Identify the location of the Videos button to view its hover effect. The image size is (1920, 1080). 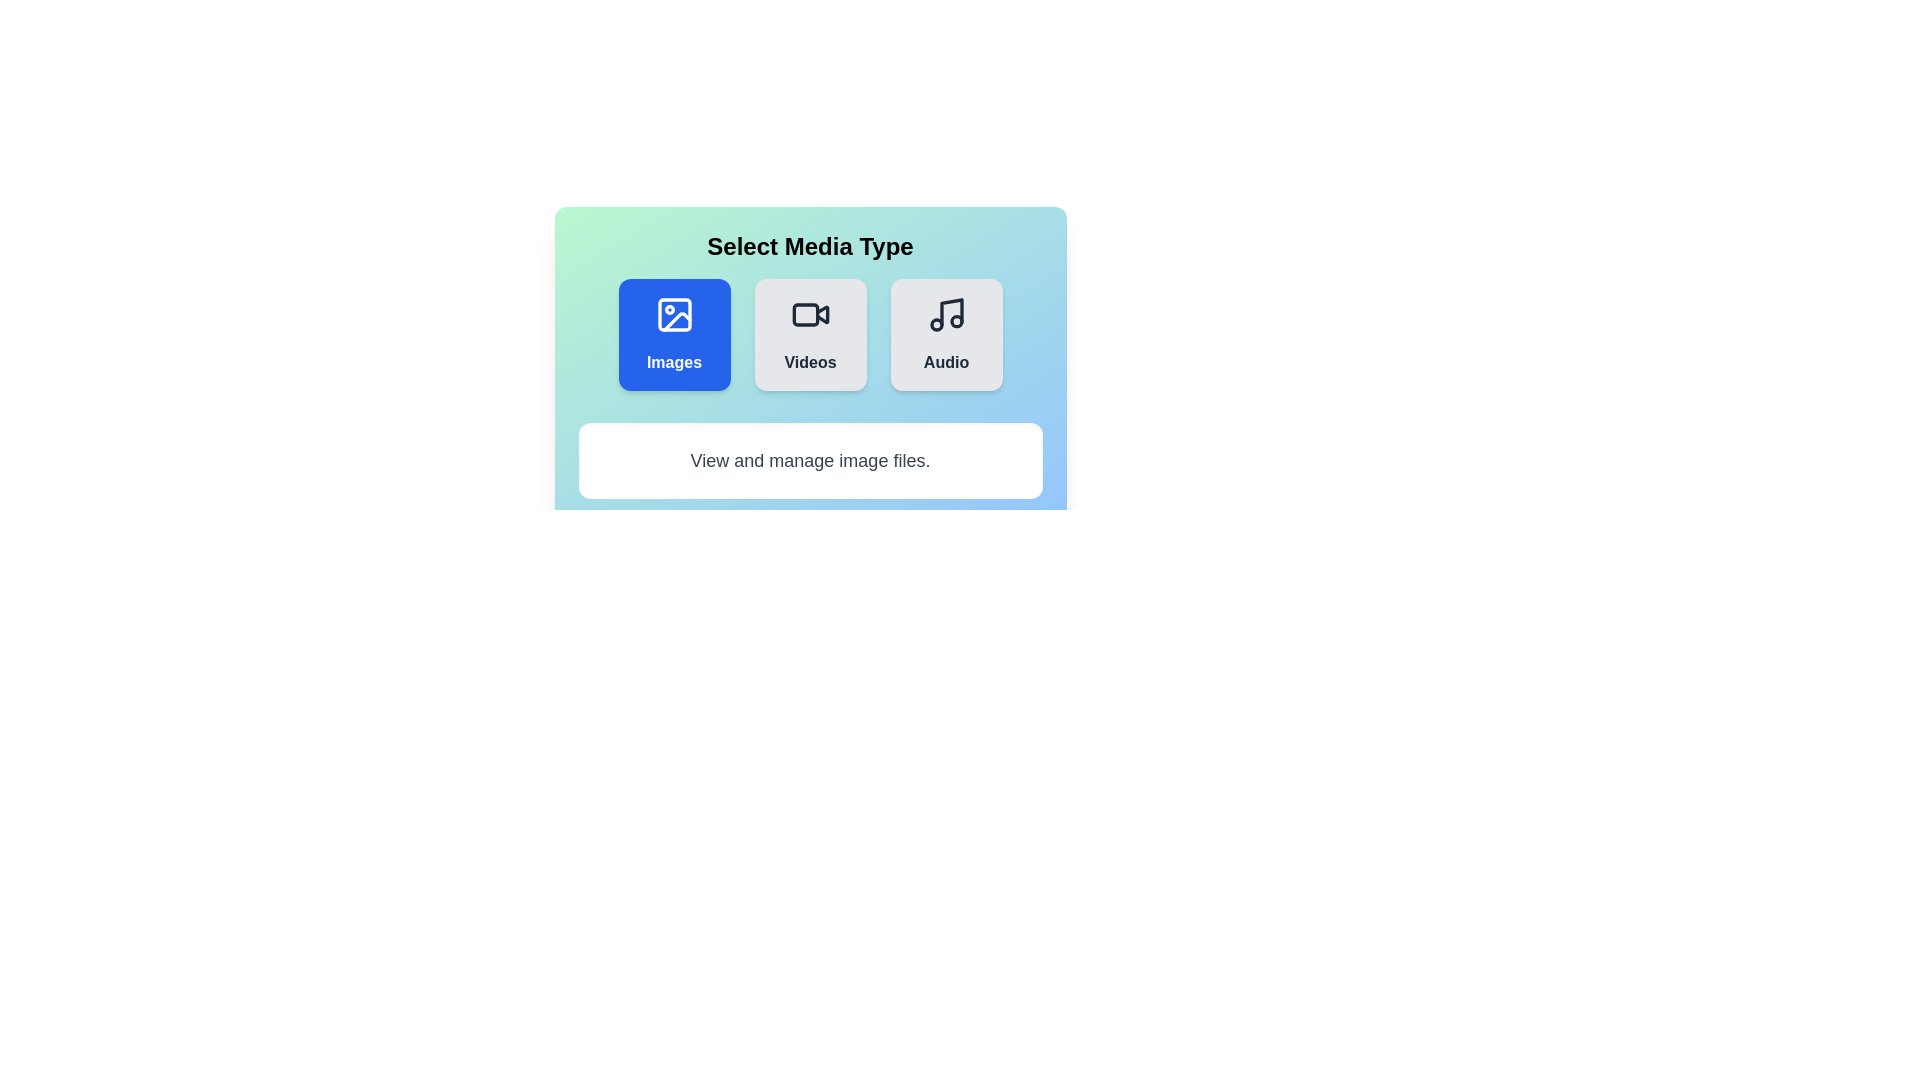
(810, 334).